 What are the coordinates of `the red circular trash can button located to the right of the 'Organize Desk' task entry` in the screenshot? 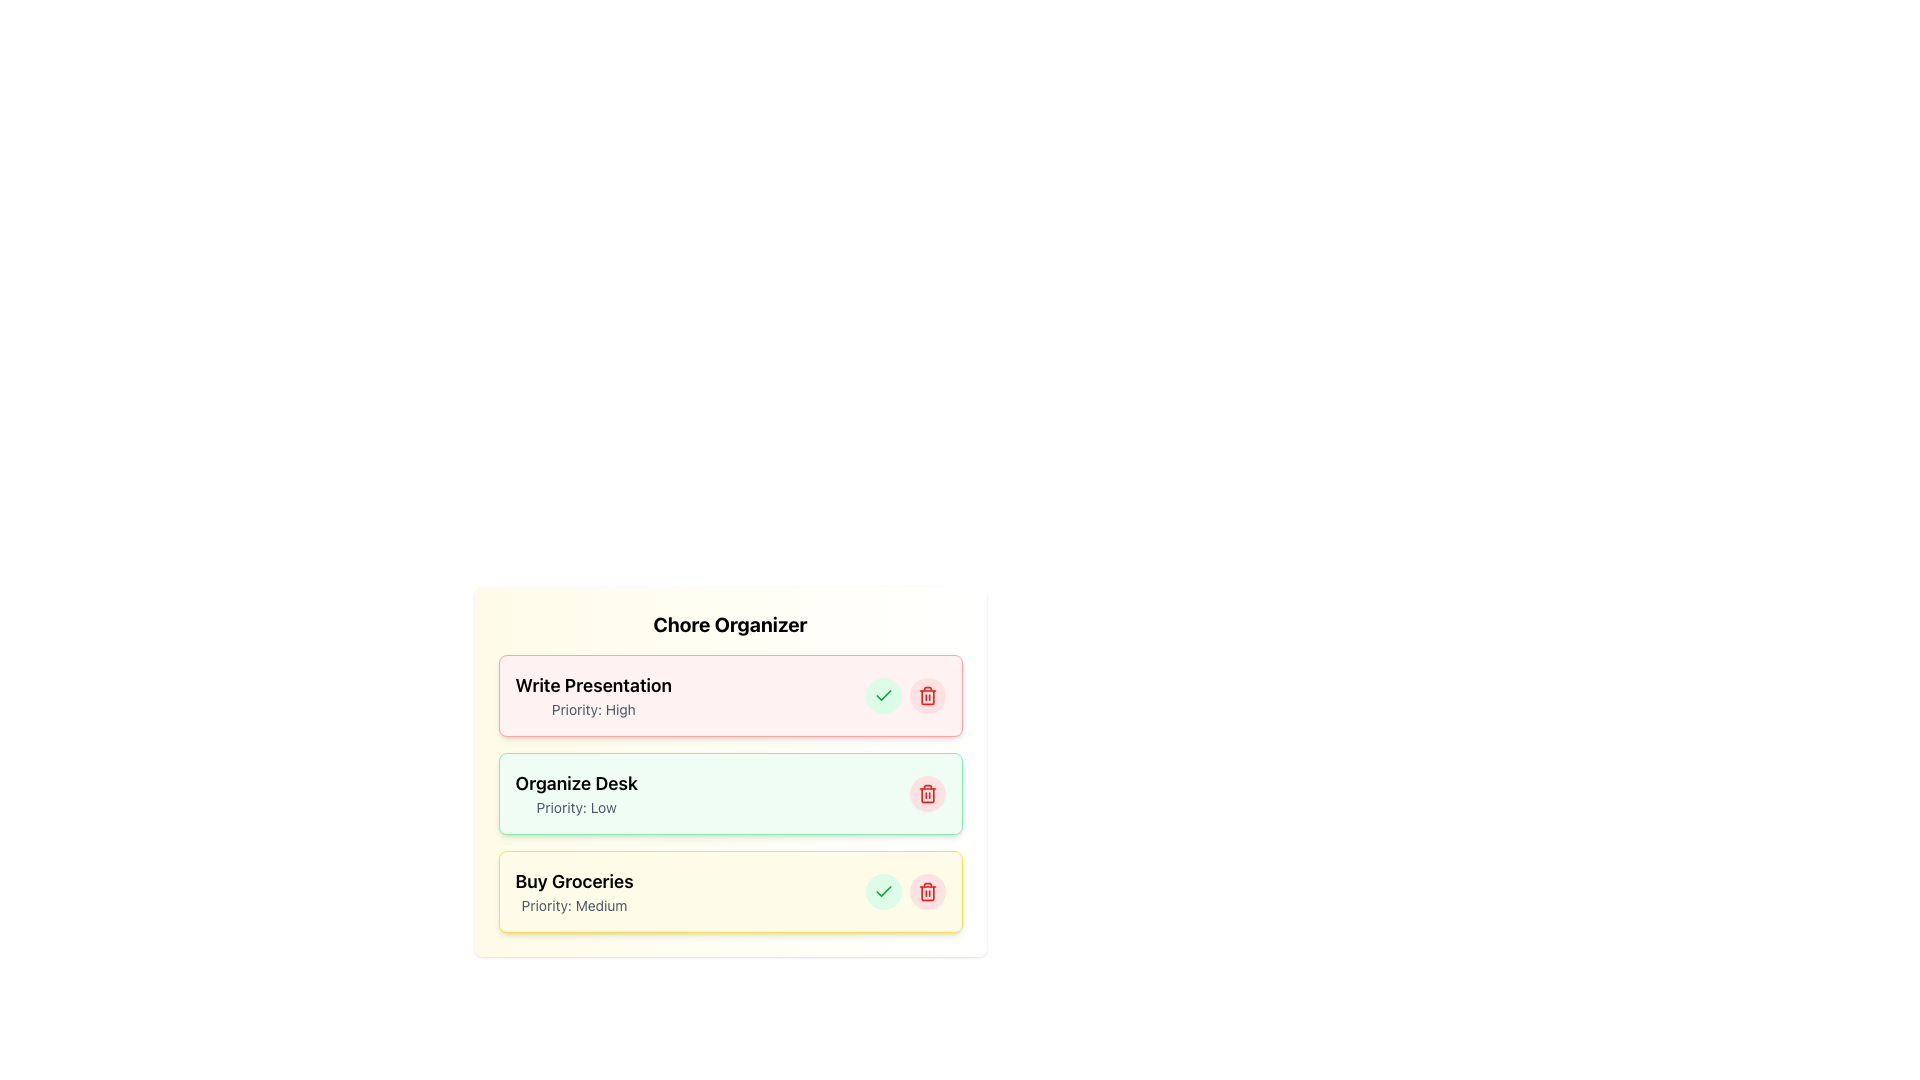 It's located at (926, 793).